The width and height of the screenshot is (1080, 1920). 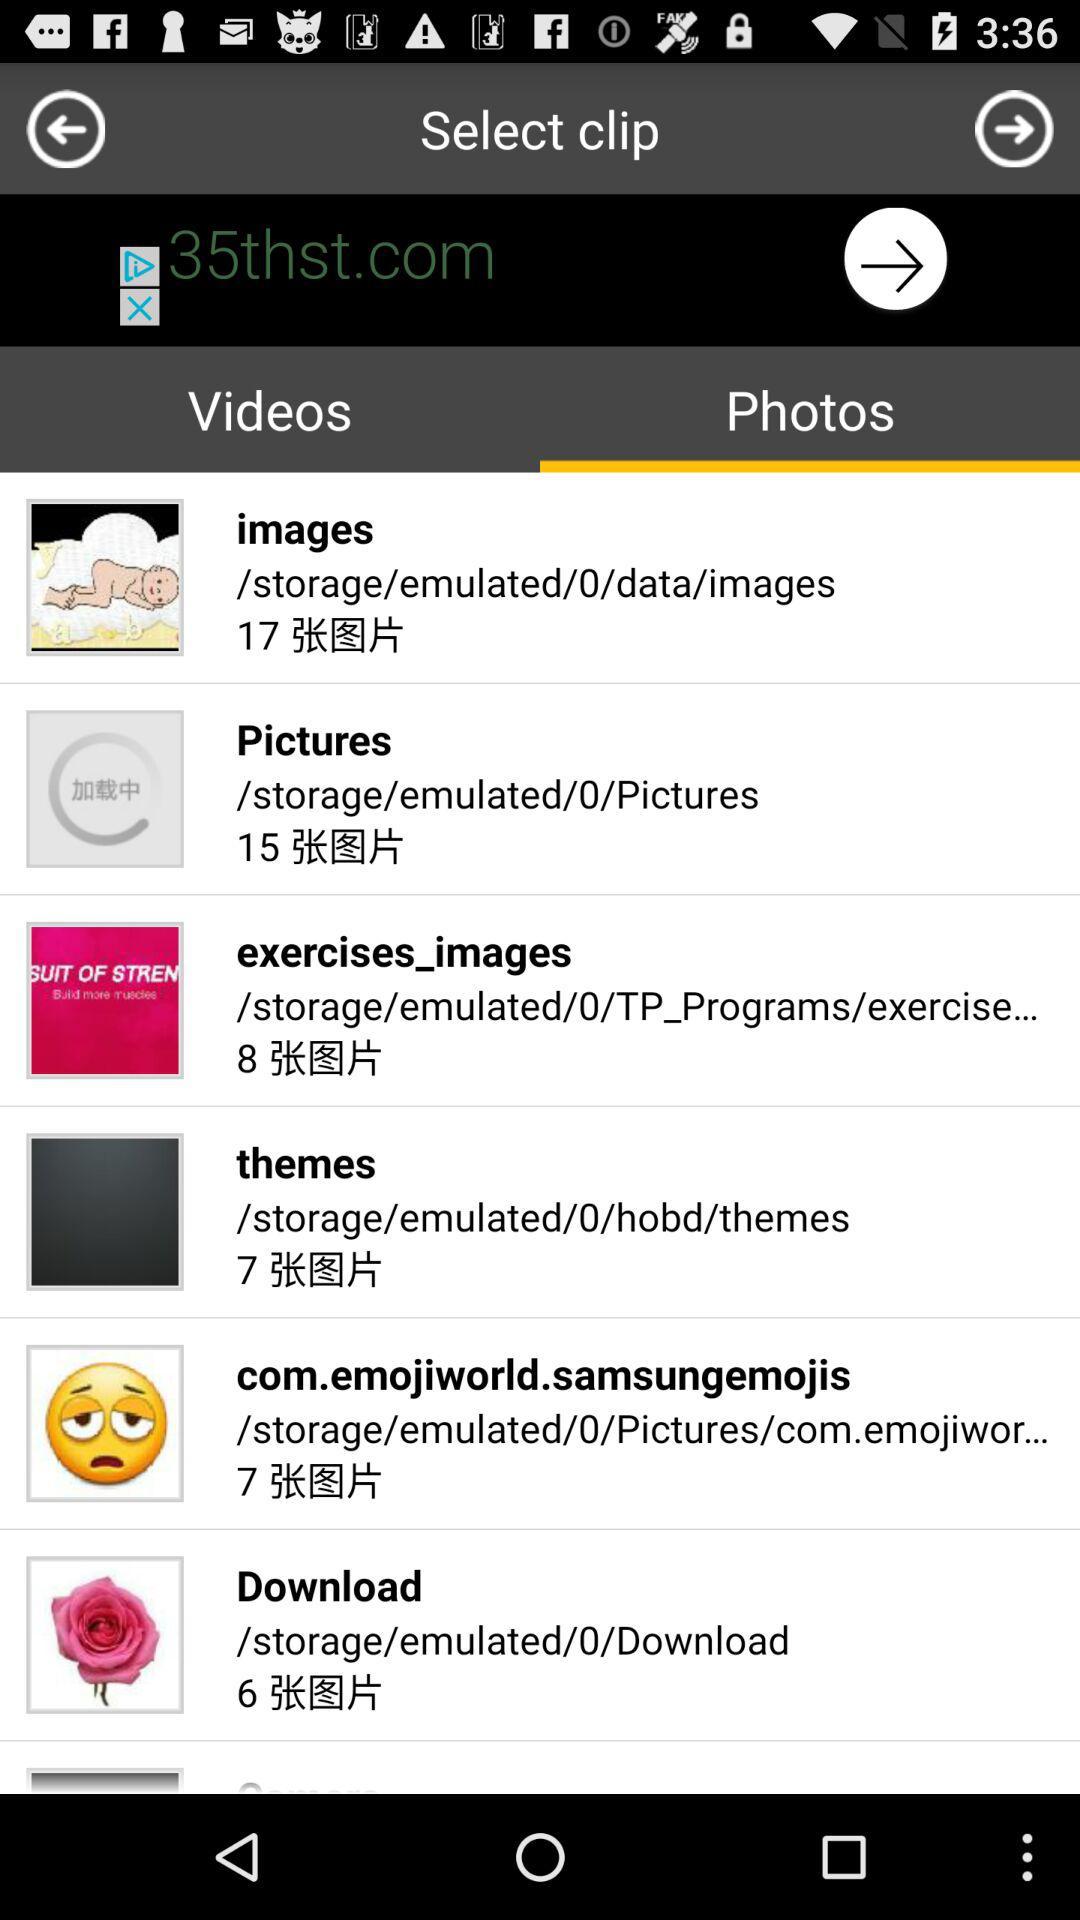 I want to click on advertisement at top, so click(x=540, y=258).